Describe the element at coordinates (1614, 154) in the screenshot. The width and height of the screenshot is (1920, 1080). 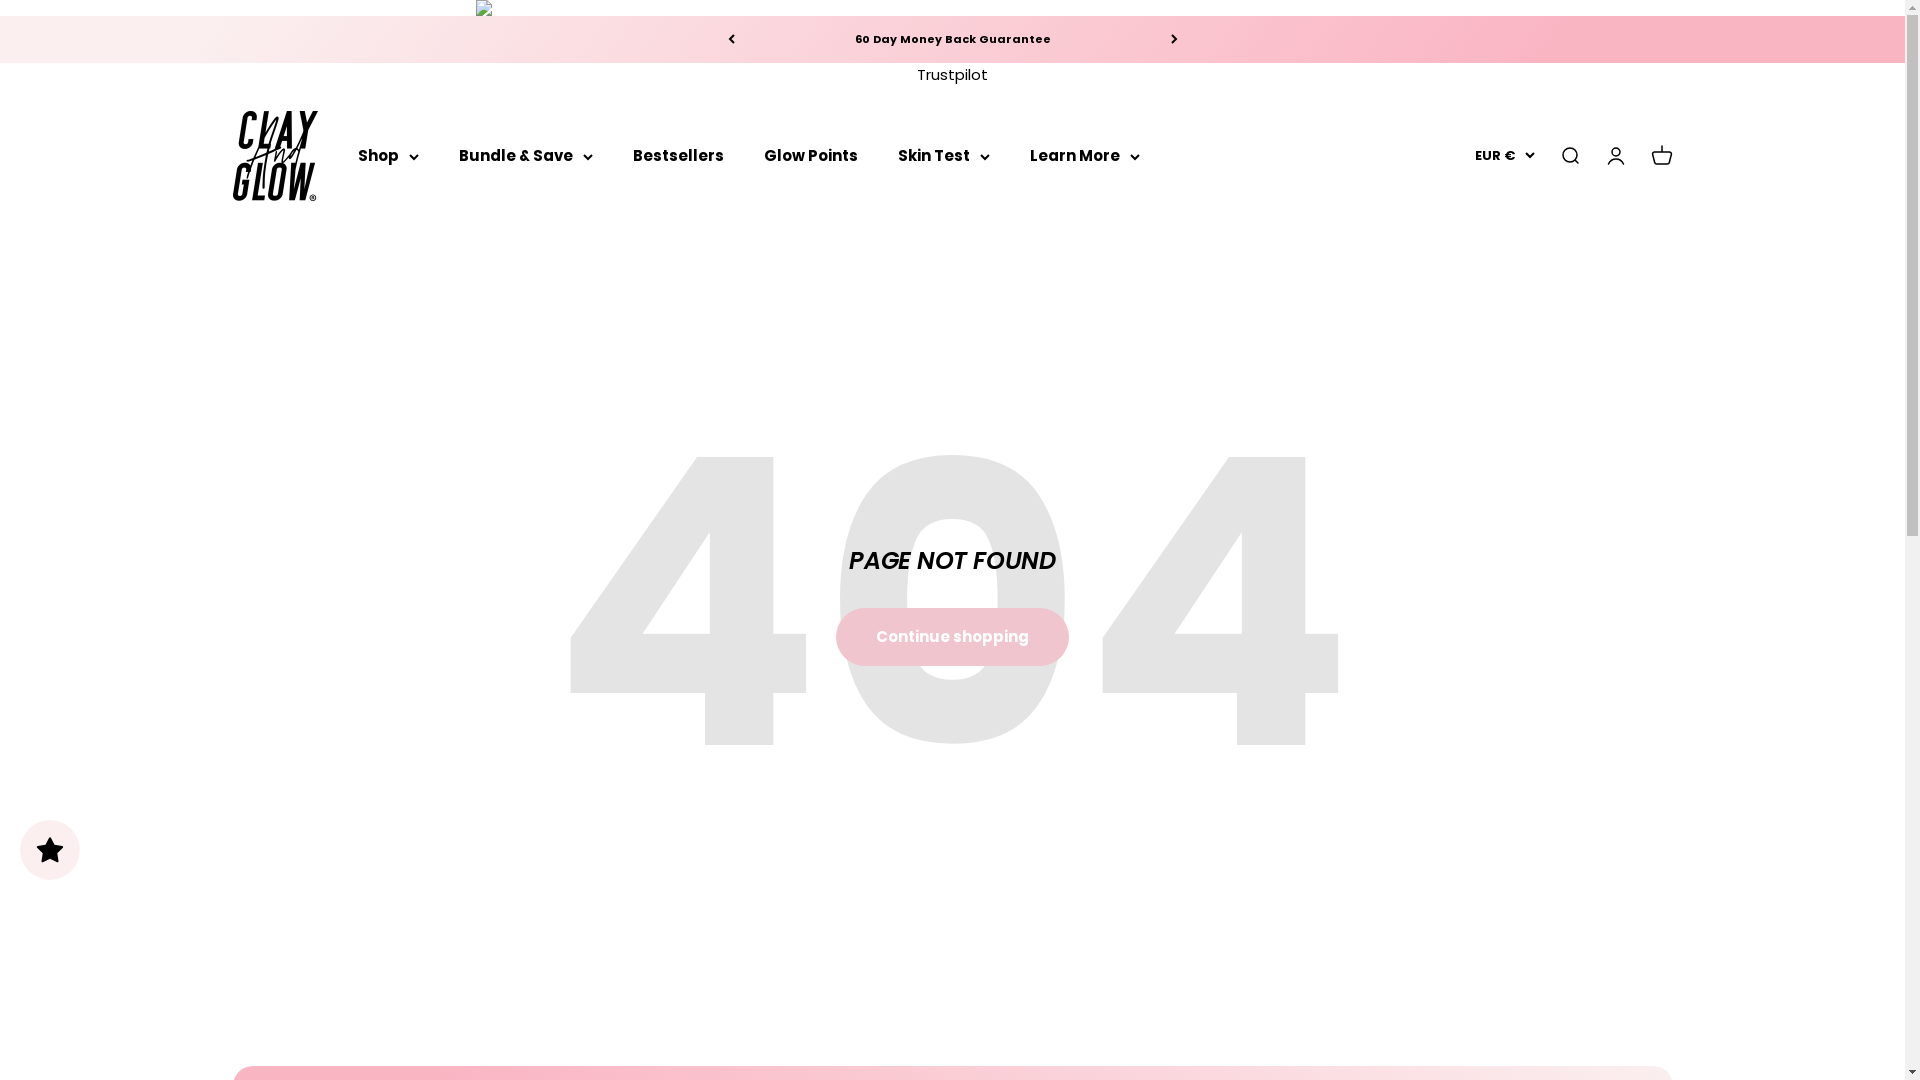
I see `'Open account page'` at that location.